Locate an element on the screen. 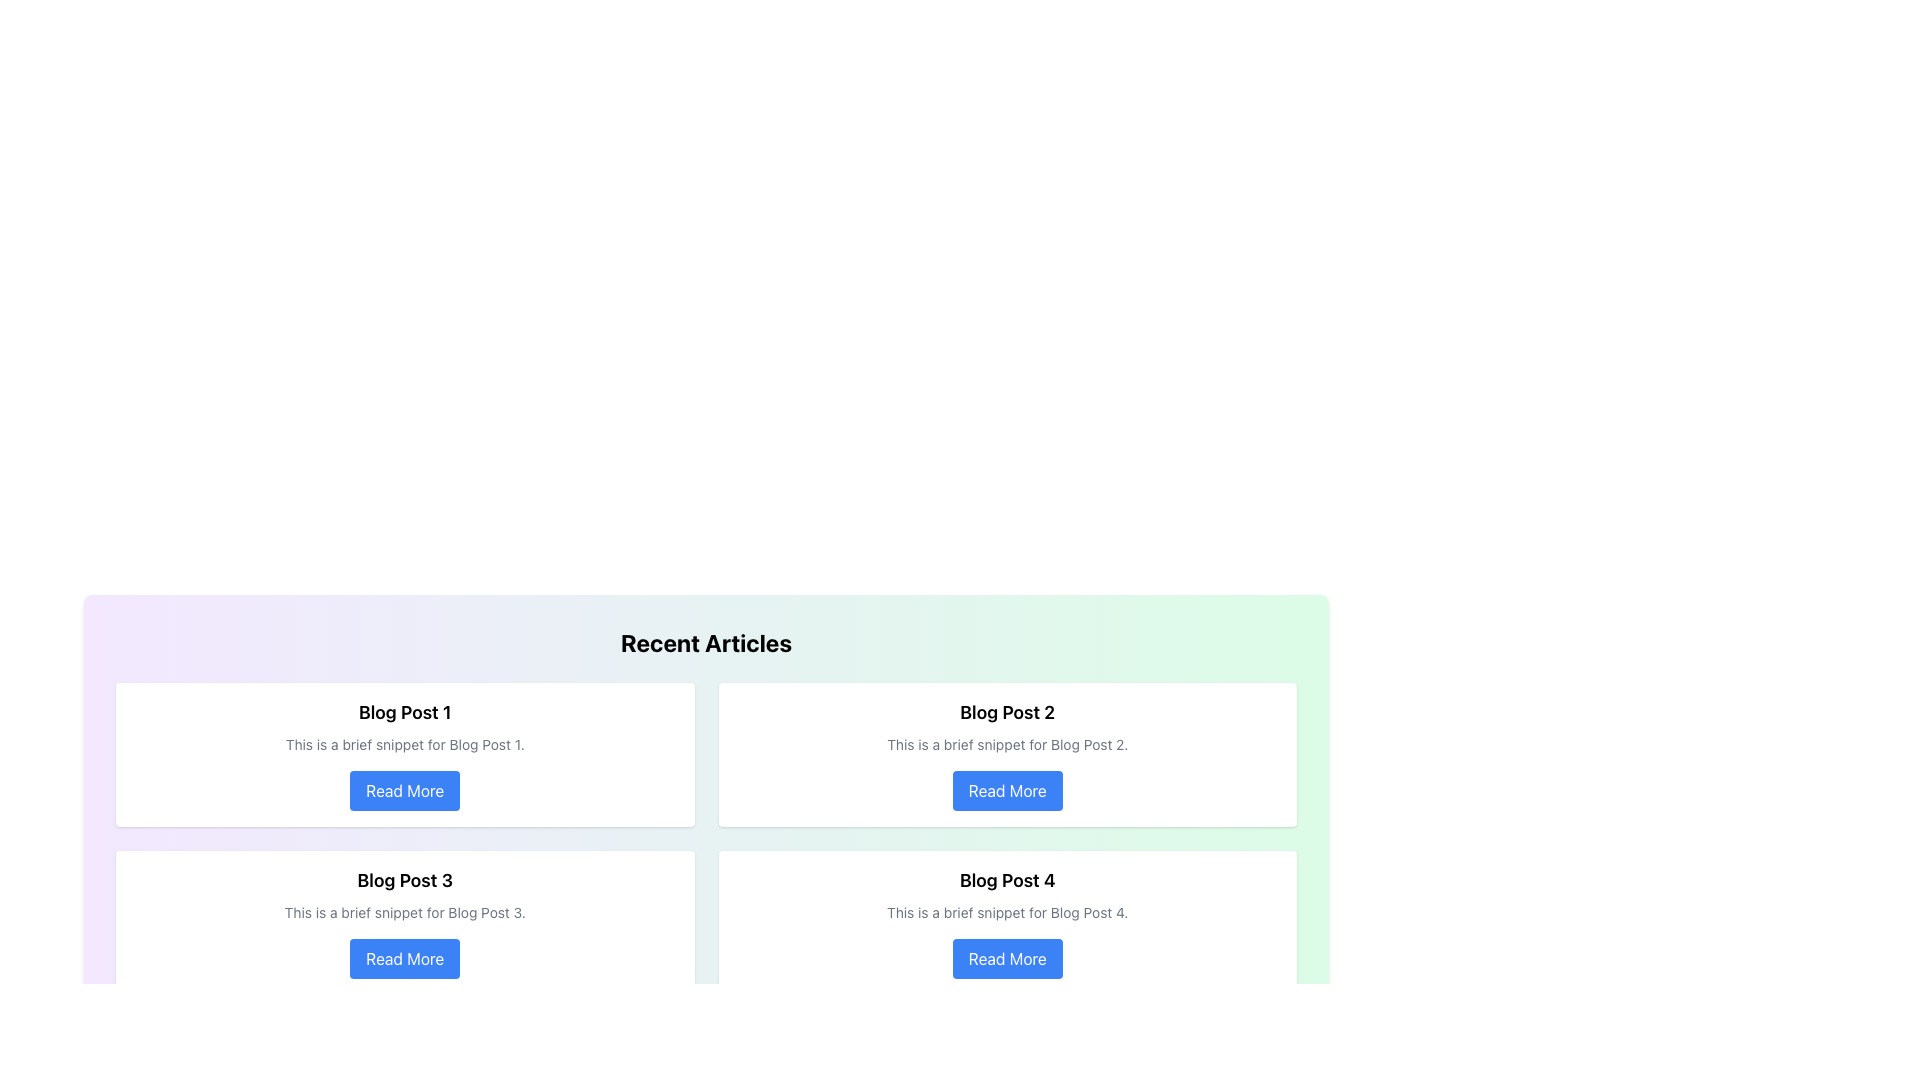 This screenshot has height=1080, width=1920. the text label displaying 'Blog Post 3', which is styled prominently with a bold font and is located in the second row, first column of the article grid is located at coordinates (404, 879).